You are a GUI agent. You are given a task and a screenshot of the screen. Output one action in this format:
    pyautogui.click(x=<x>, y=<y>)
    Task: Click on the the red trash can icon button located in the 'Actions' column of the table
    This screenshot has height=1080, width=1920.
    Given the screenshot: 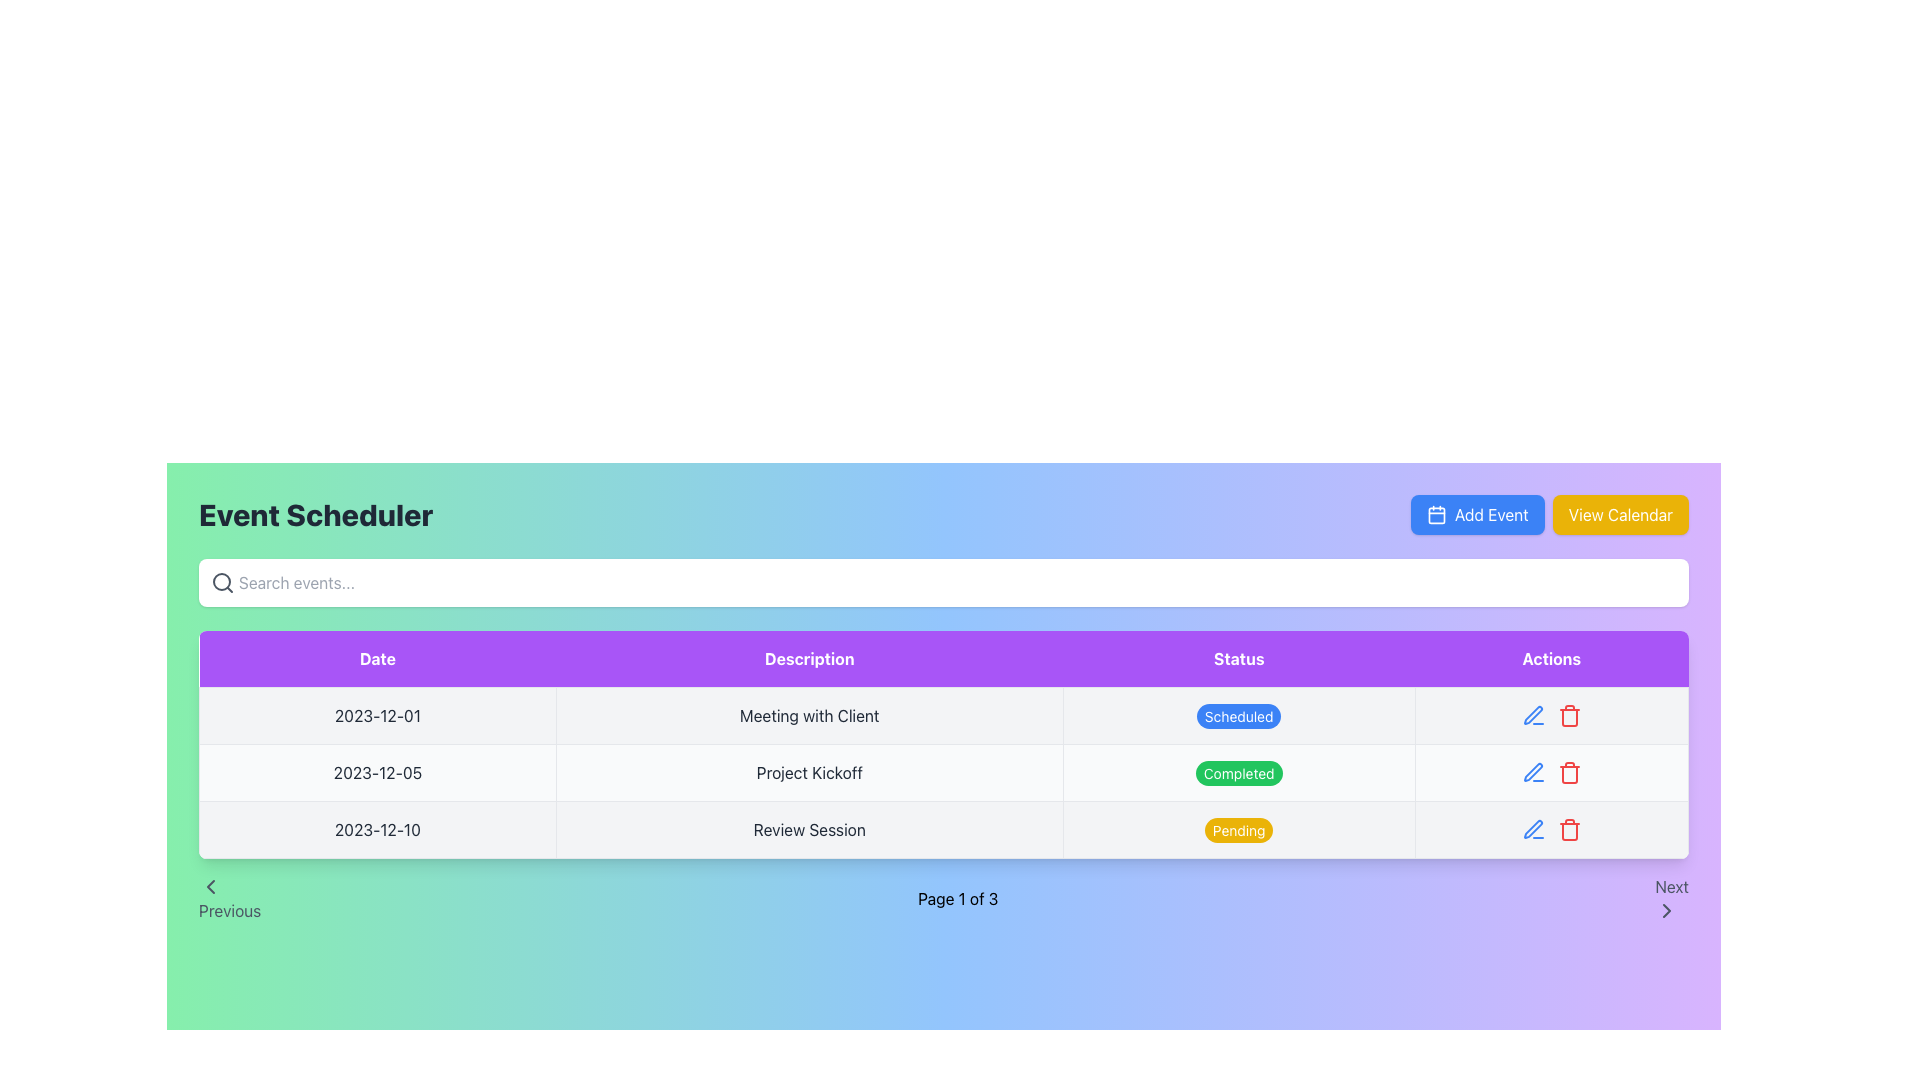 What is the action you would take?
    pyautogui.click(x=1568, y=715)
    